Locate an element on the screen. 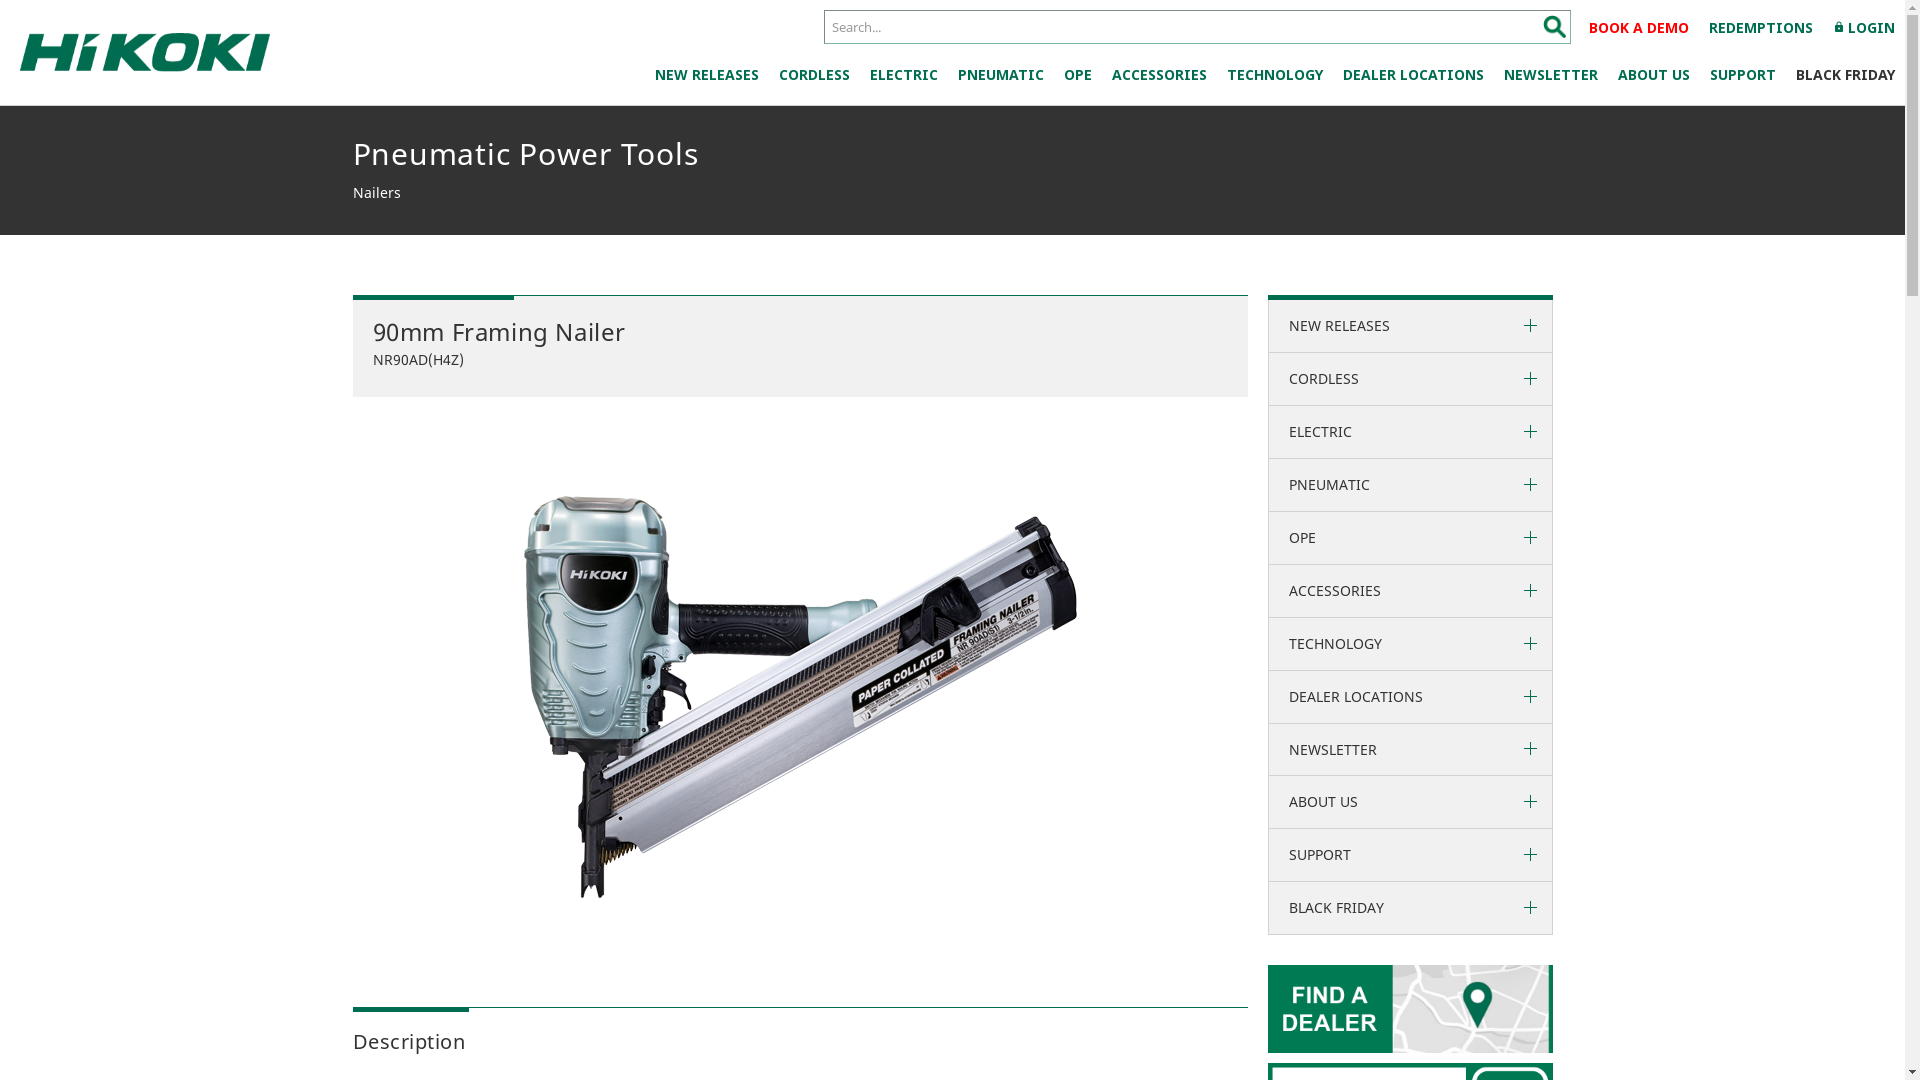 The image size is (1920, 1080). 'ABOUT US' is located at coordinates (1408, 801).